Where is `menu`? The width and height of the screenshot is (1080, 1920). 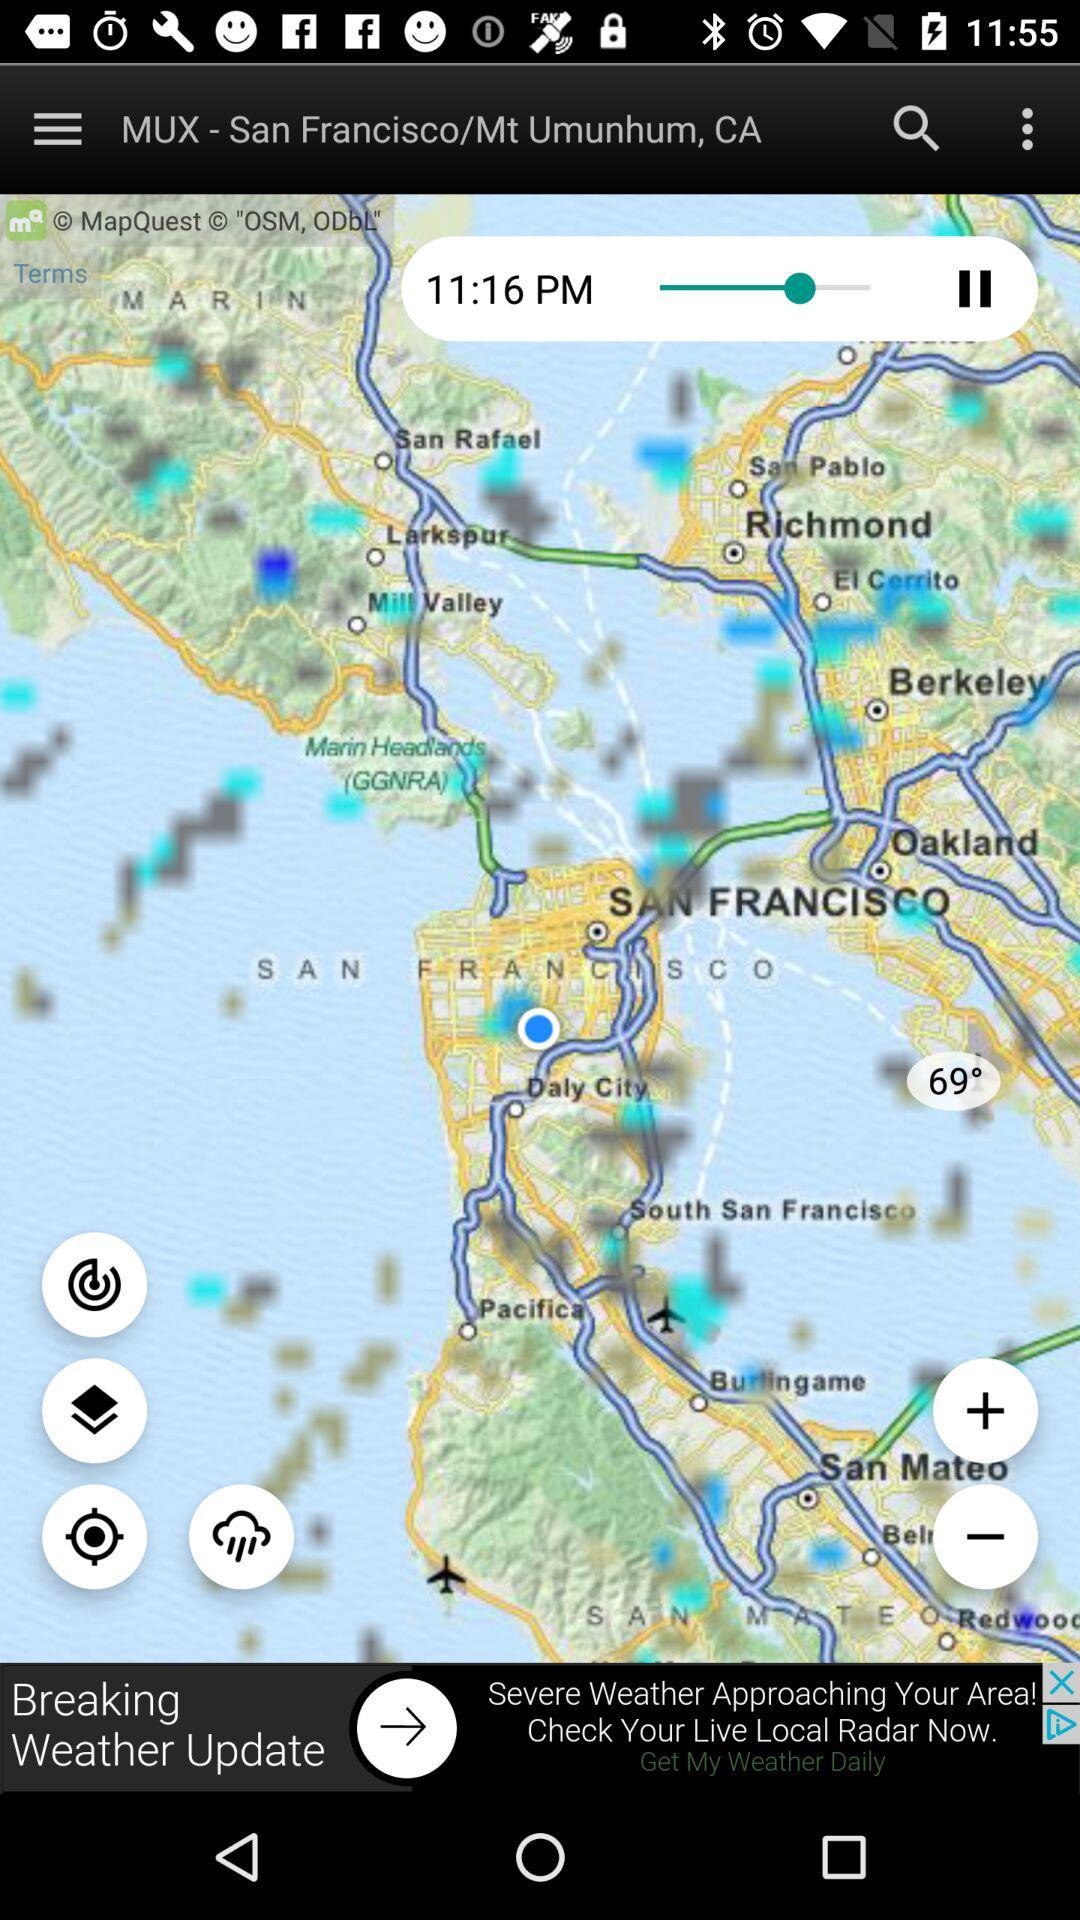
menu is located at coordinates (1027, 127).